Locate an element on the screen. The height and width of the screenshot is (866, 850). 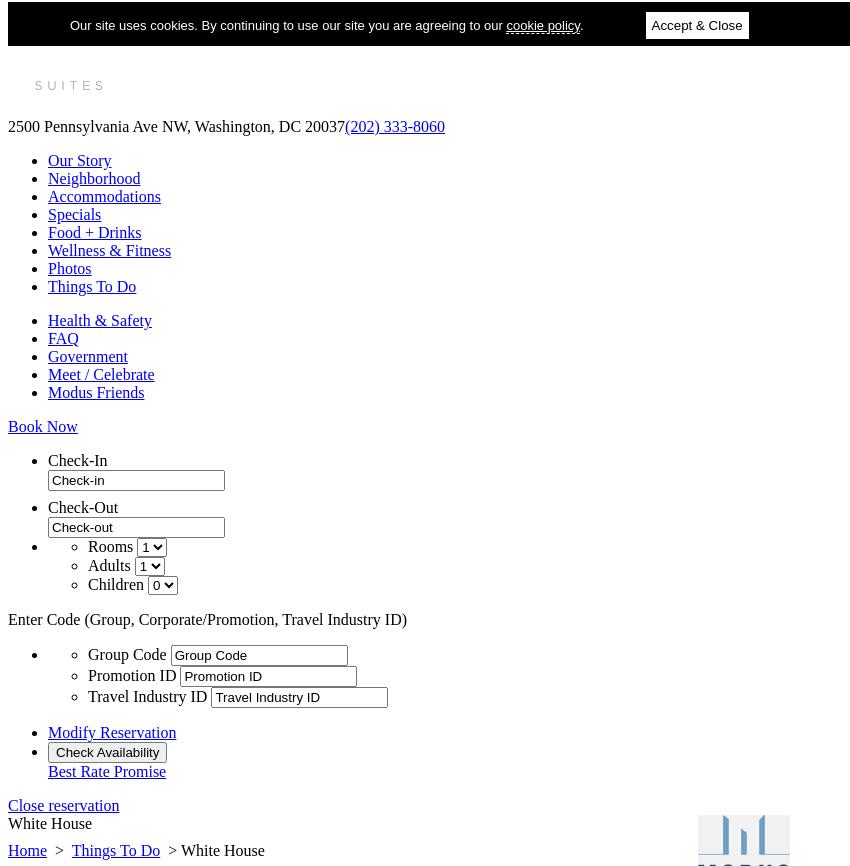
'Best Rate Promise' is located at coordinates (106, 770).